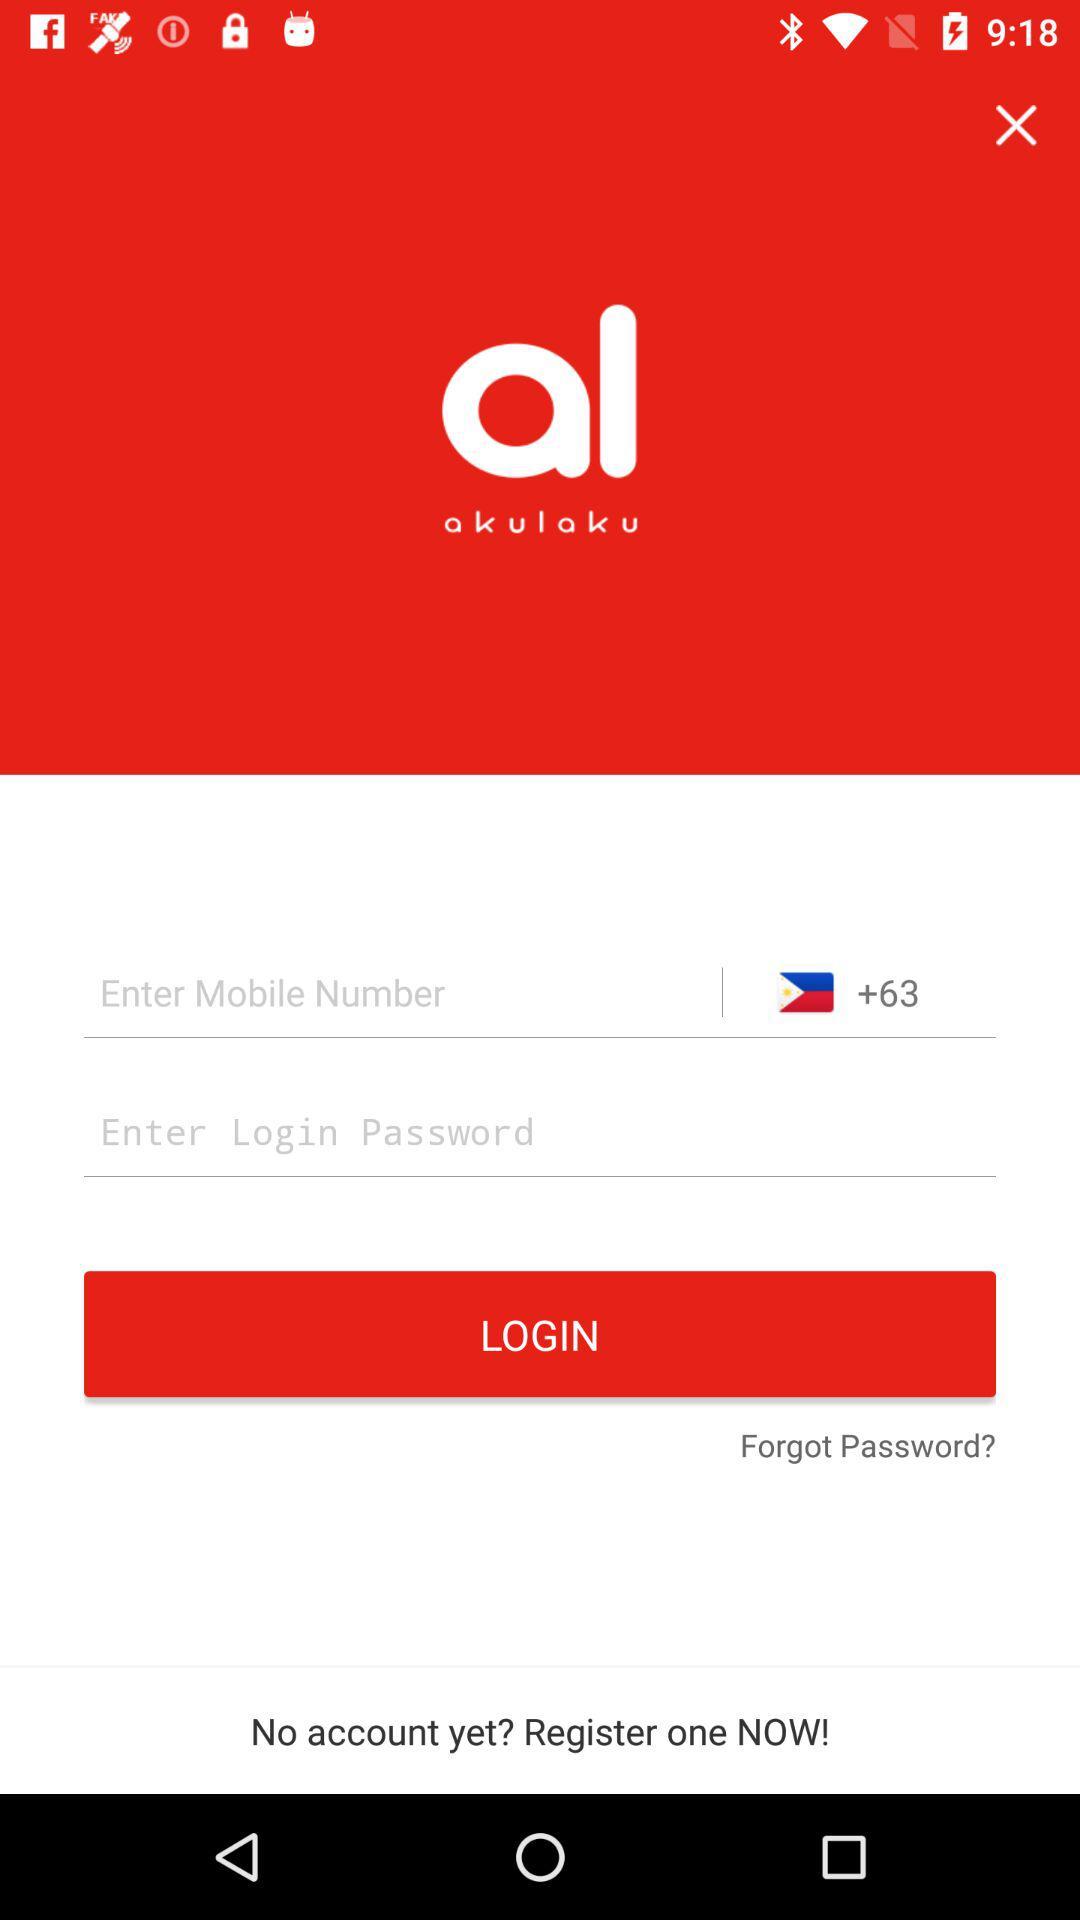 The image size is (1080, 1920). Describe the element at coordinates (1017, 124) in the screenshot. I see `the close icon` at that location.